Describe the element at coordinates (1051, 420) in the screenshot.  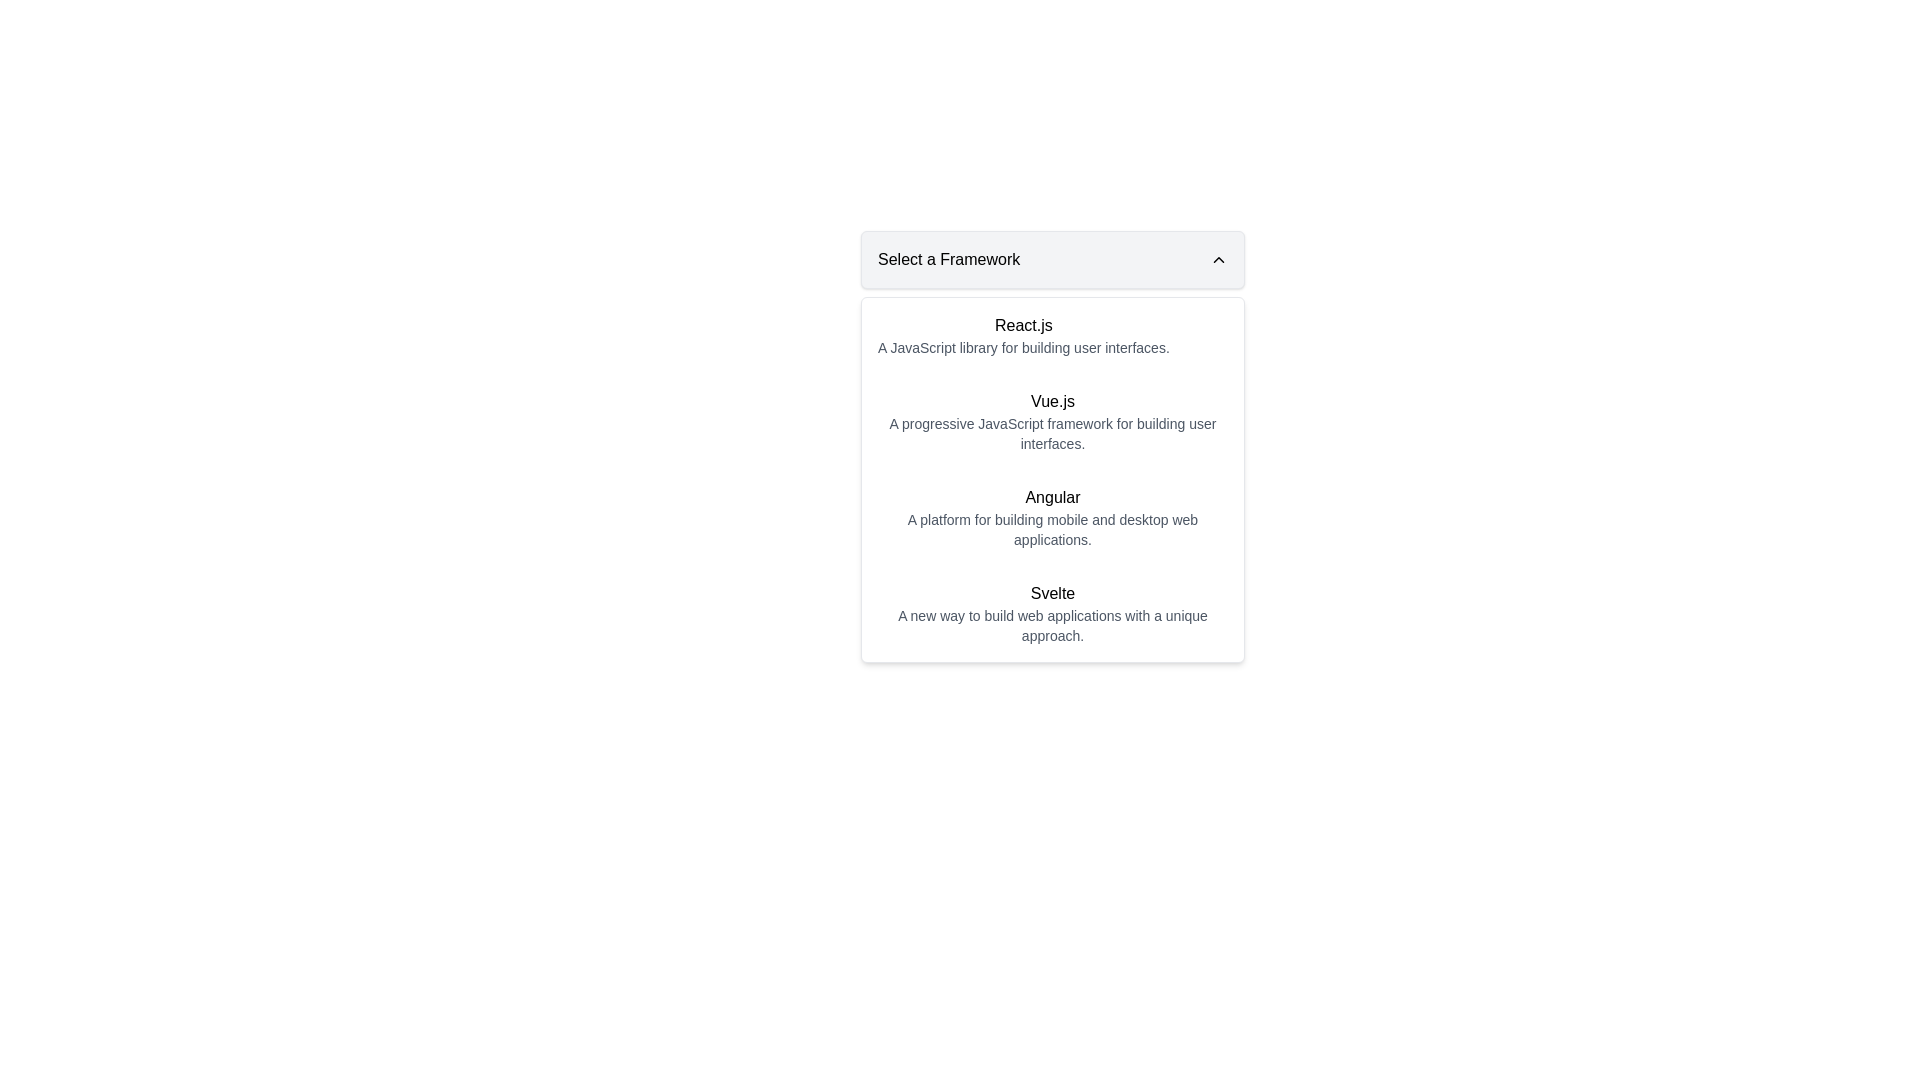
I see `the second item in the vertically arranged selection menu, positioned between 'React.js' and 'Angular'` at that location.